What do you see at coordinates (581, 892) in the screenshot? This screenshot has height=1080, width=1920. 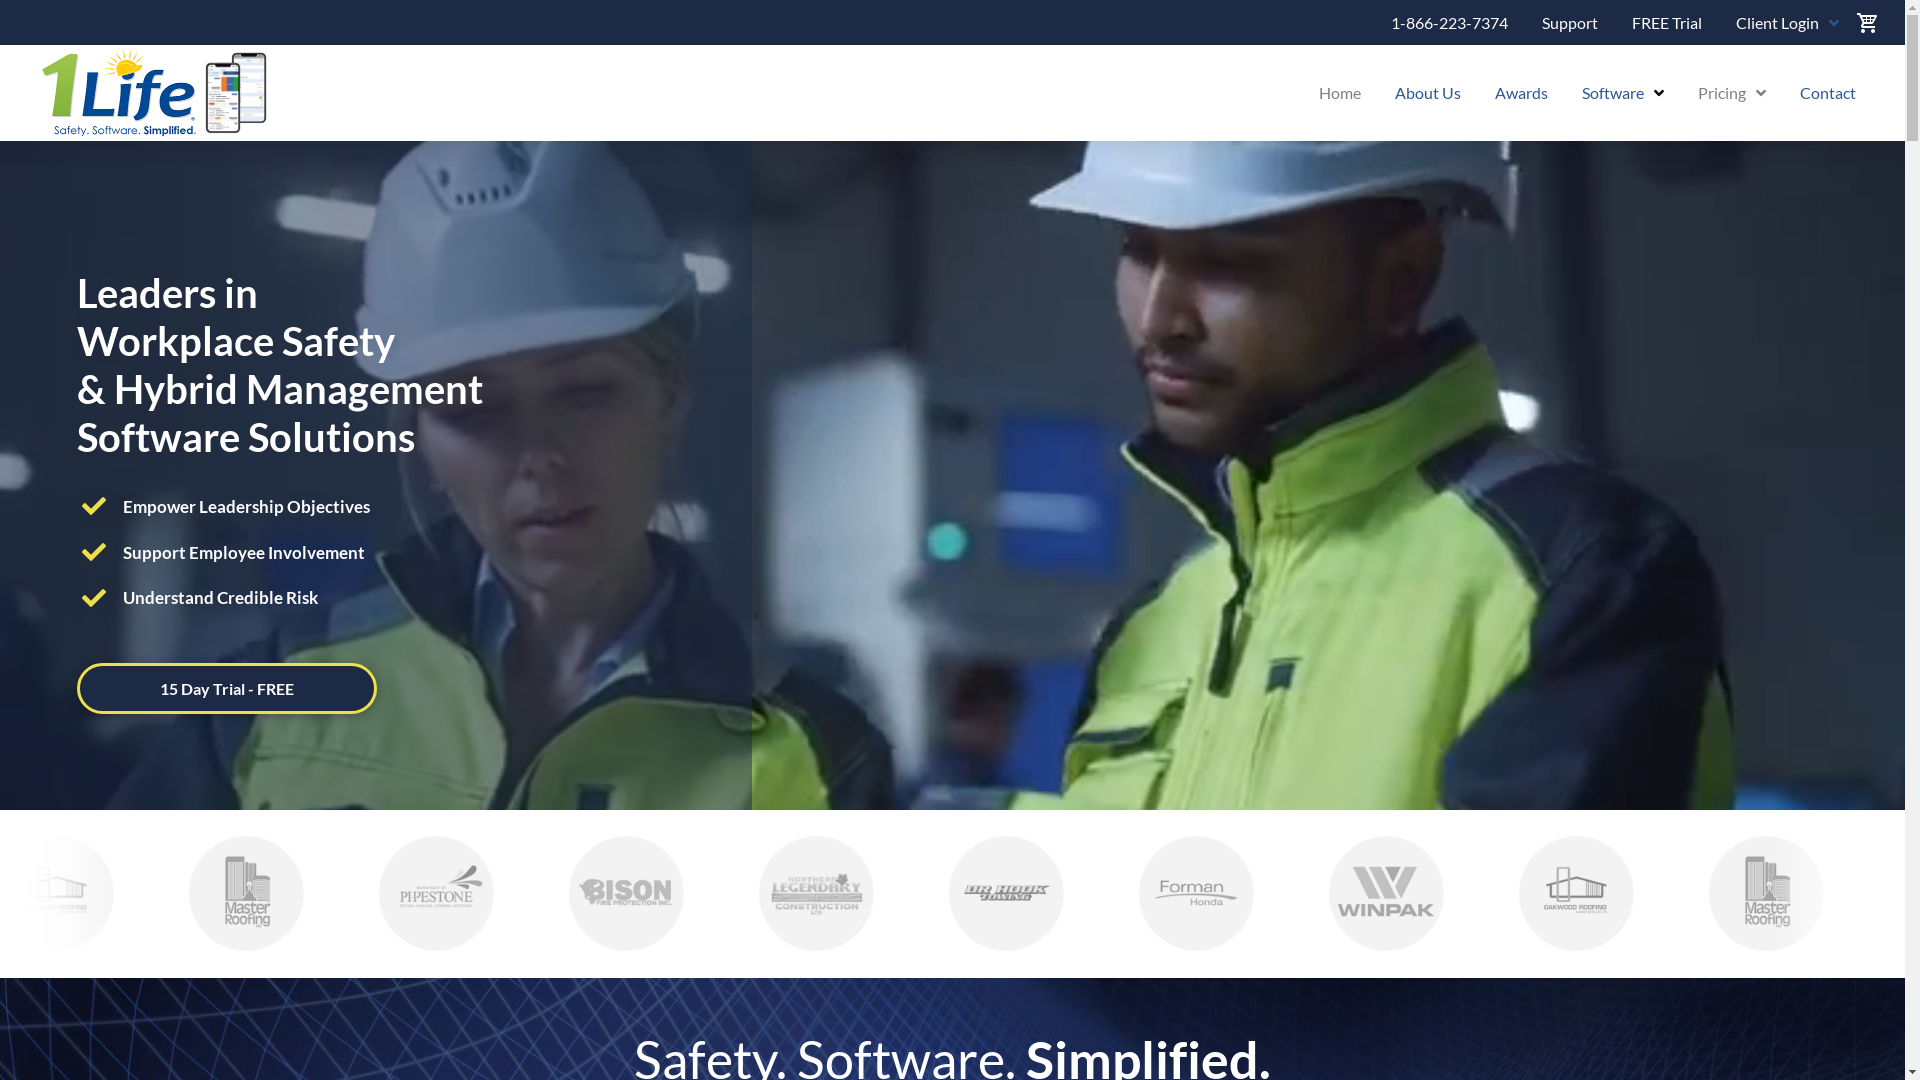 I see `'Bison Fire Protection'` at bounding box center [581, 892].